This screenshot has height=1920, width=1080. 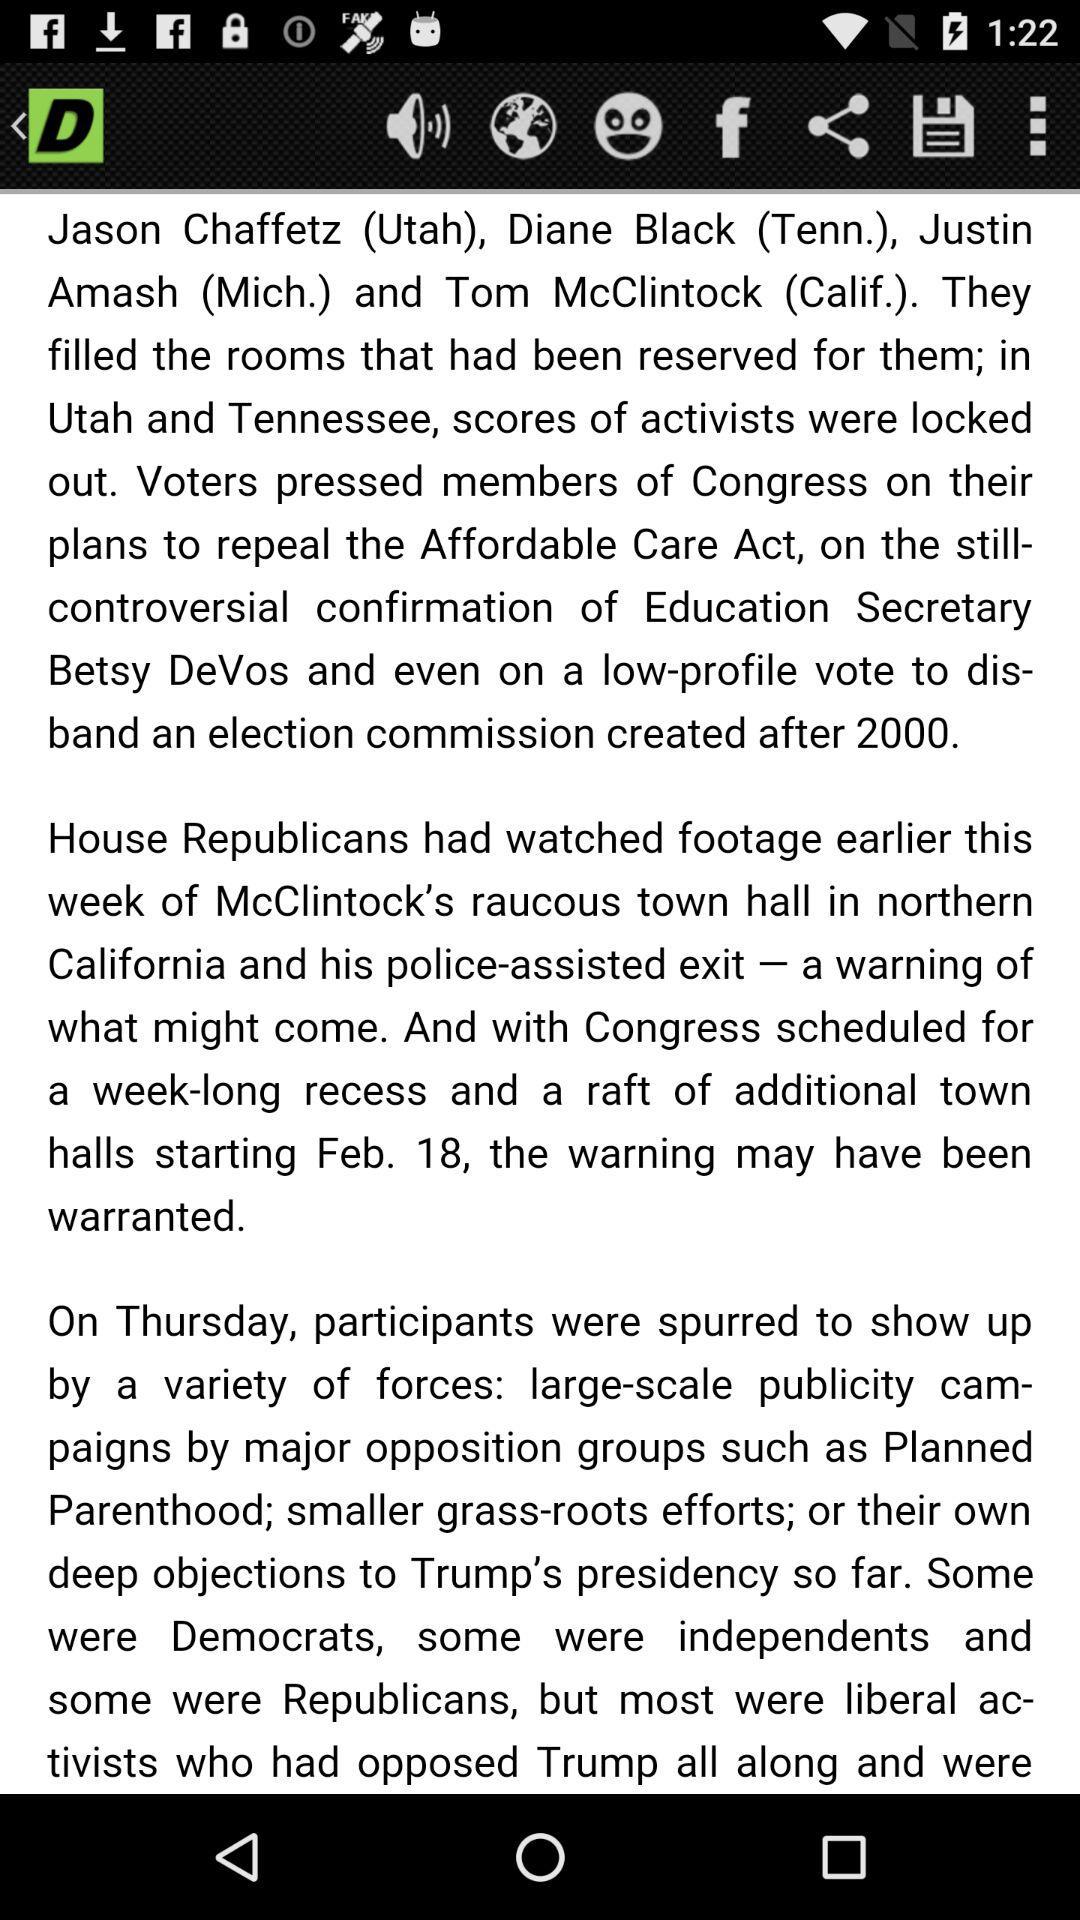 I want to click on share on facebook, so click(x=733, y=124).